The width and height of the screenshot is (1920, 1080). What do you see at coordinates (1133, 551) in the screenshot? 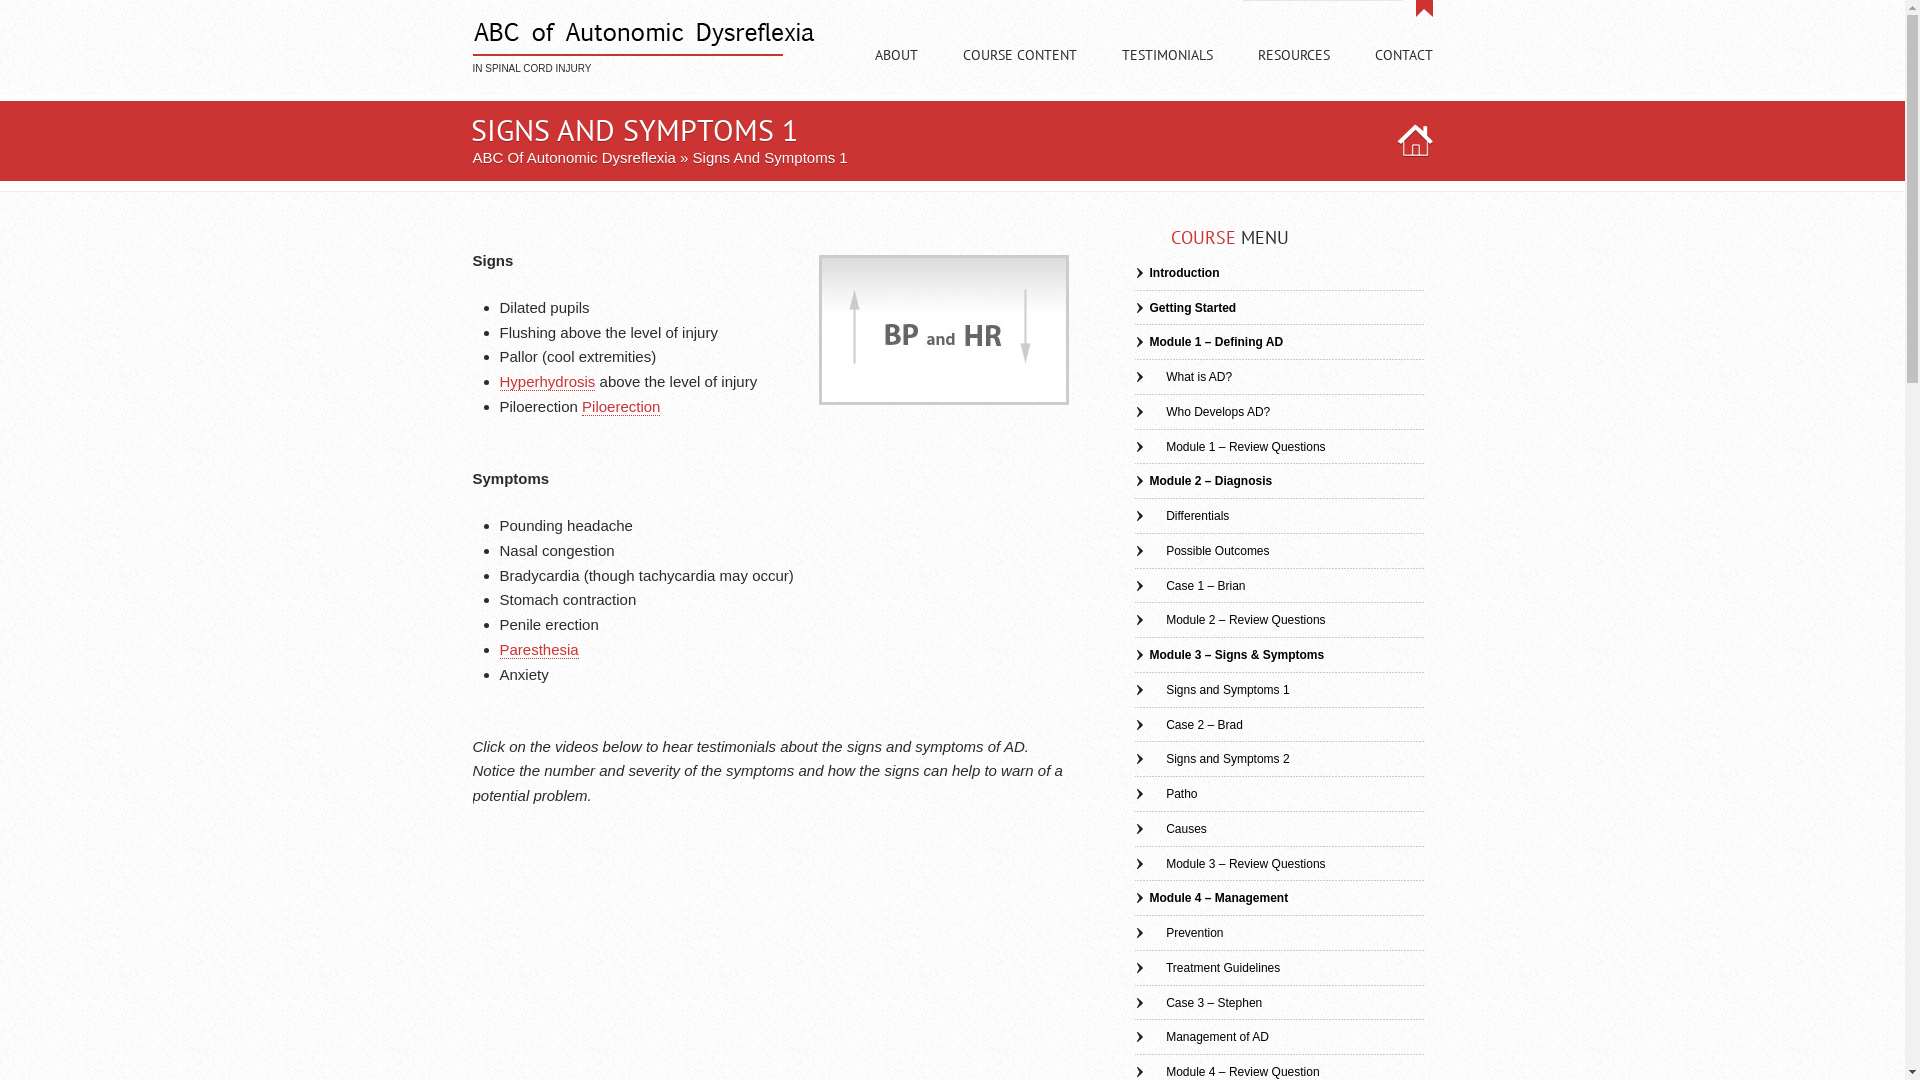
I see `'     Possible Outcomes'` at bounding box center [1133, 551].